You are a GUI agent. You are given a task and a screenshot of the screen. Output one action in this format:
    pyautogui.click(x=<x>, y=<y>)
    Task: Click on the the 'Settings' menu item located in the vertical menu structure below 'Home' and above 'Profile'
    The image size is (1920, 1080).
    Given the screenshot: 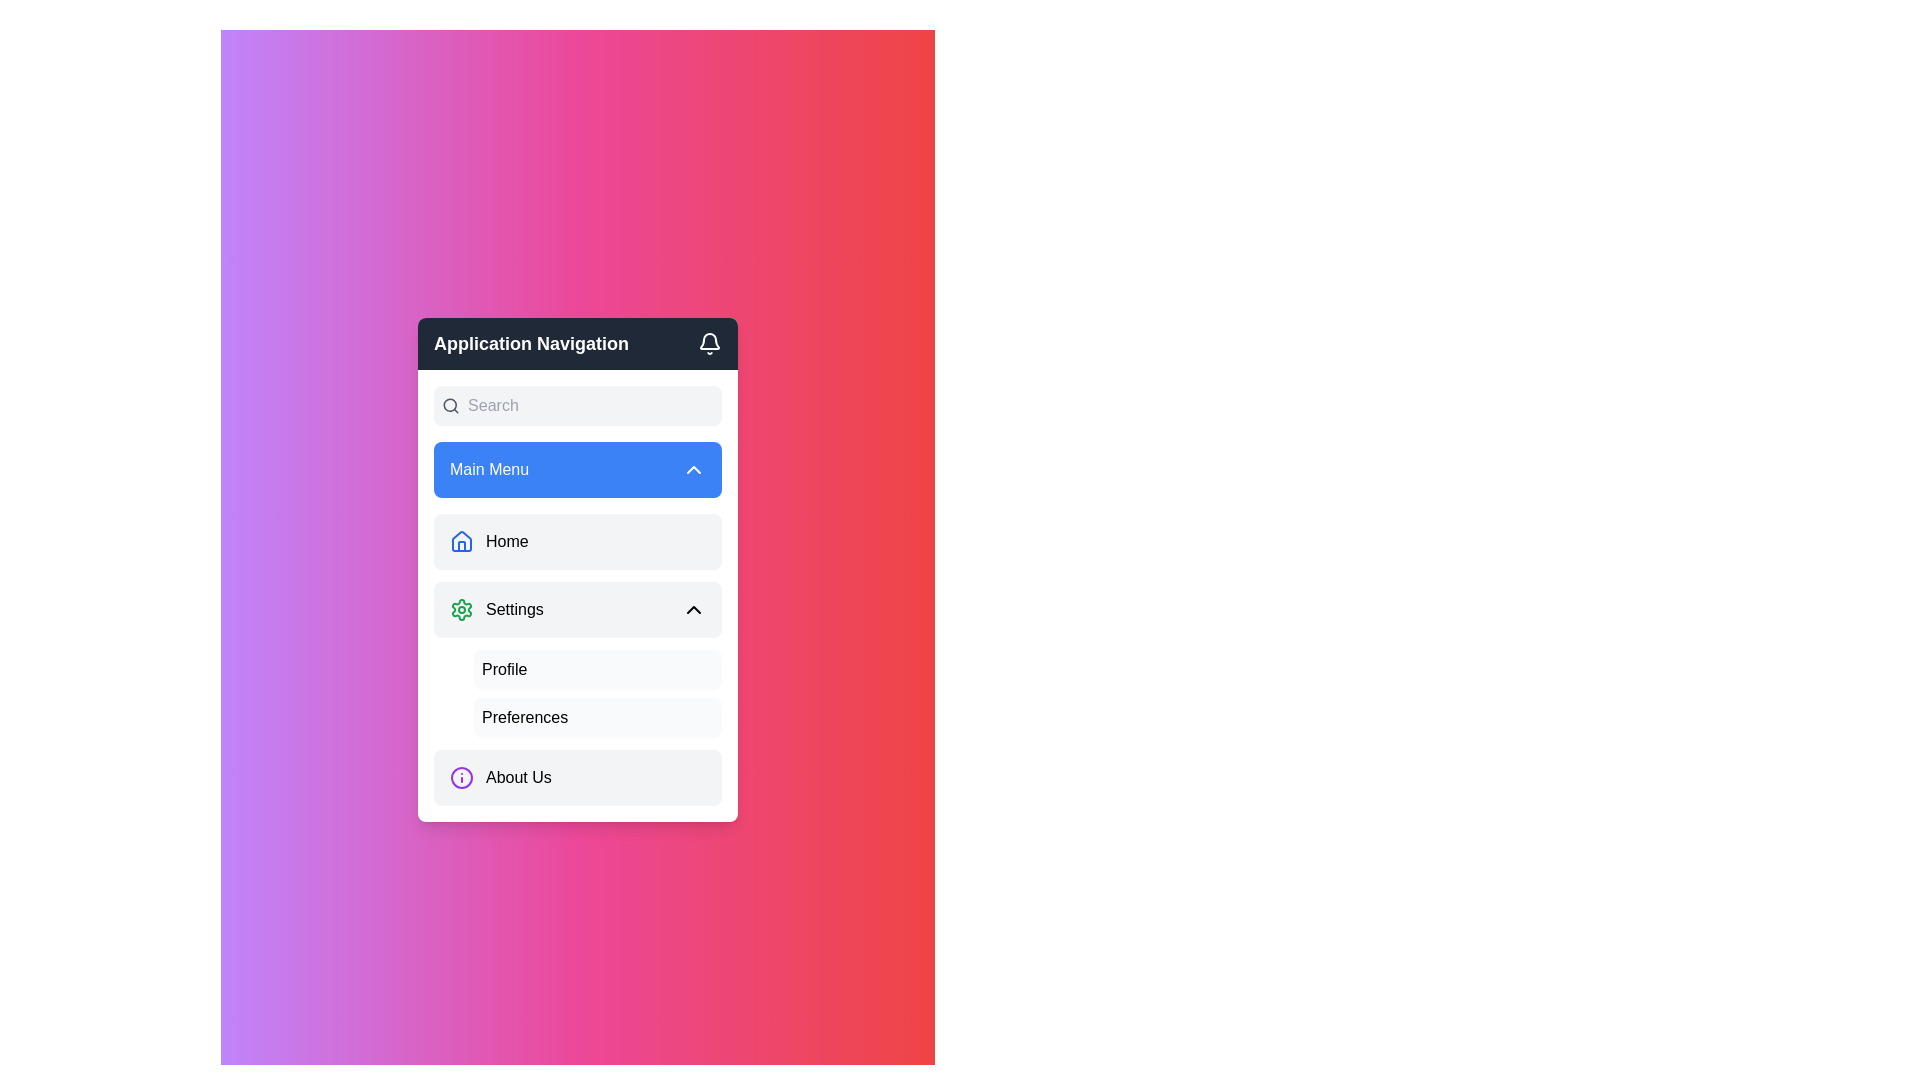 What is the action you would take?
    pyautogui.click(x=496, y=608)
    